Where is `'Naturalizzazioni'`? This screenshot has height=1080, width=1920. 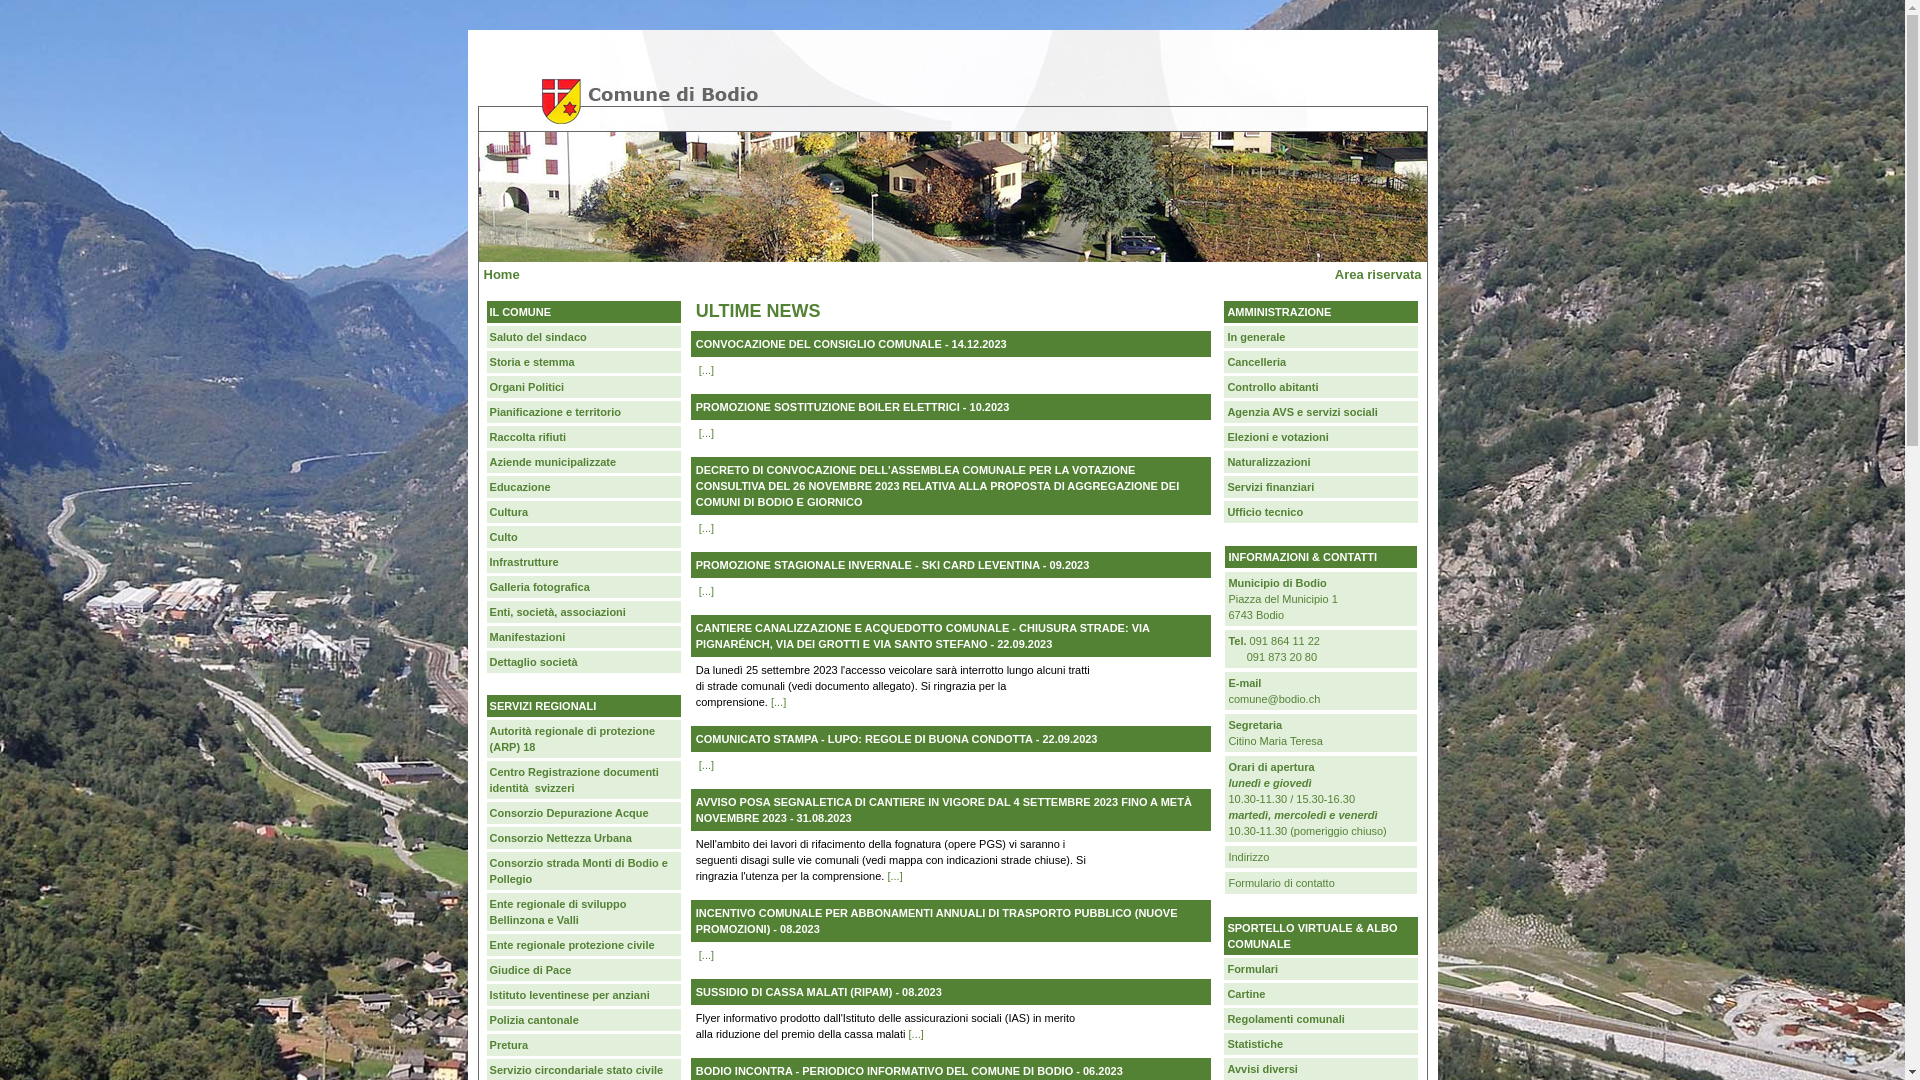
'Naturalizzazioni' is located at coordinates (1320, 462).